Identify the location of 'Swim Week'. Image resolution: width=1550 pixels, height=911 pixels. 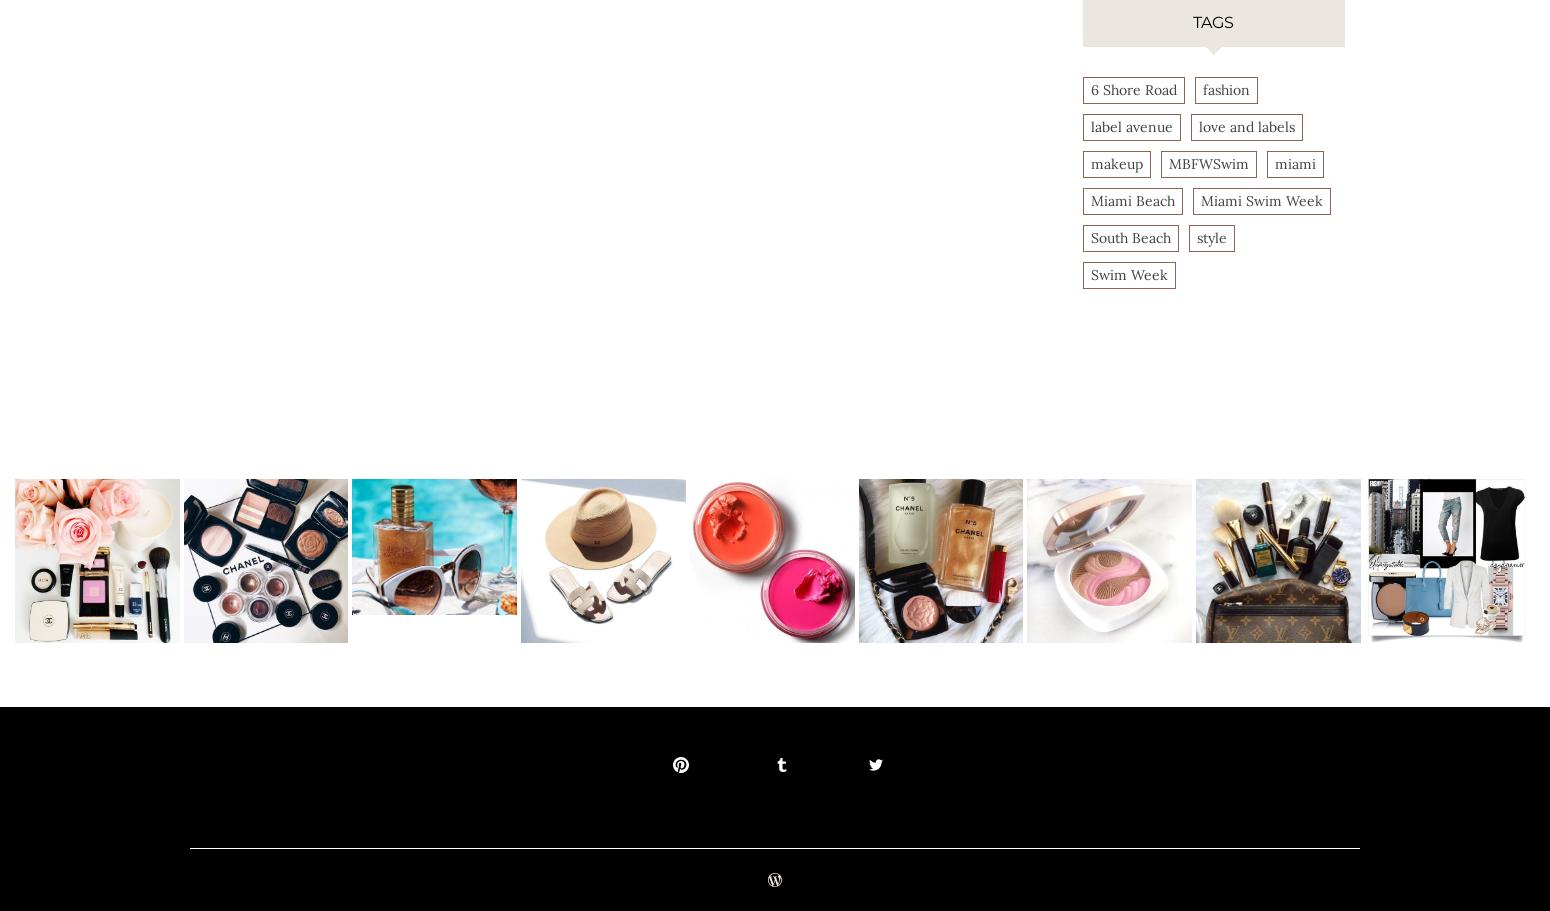
(1127, 273).